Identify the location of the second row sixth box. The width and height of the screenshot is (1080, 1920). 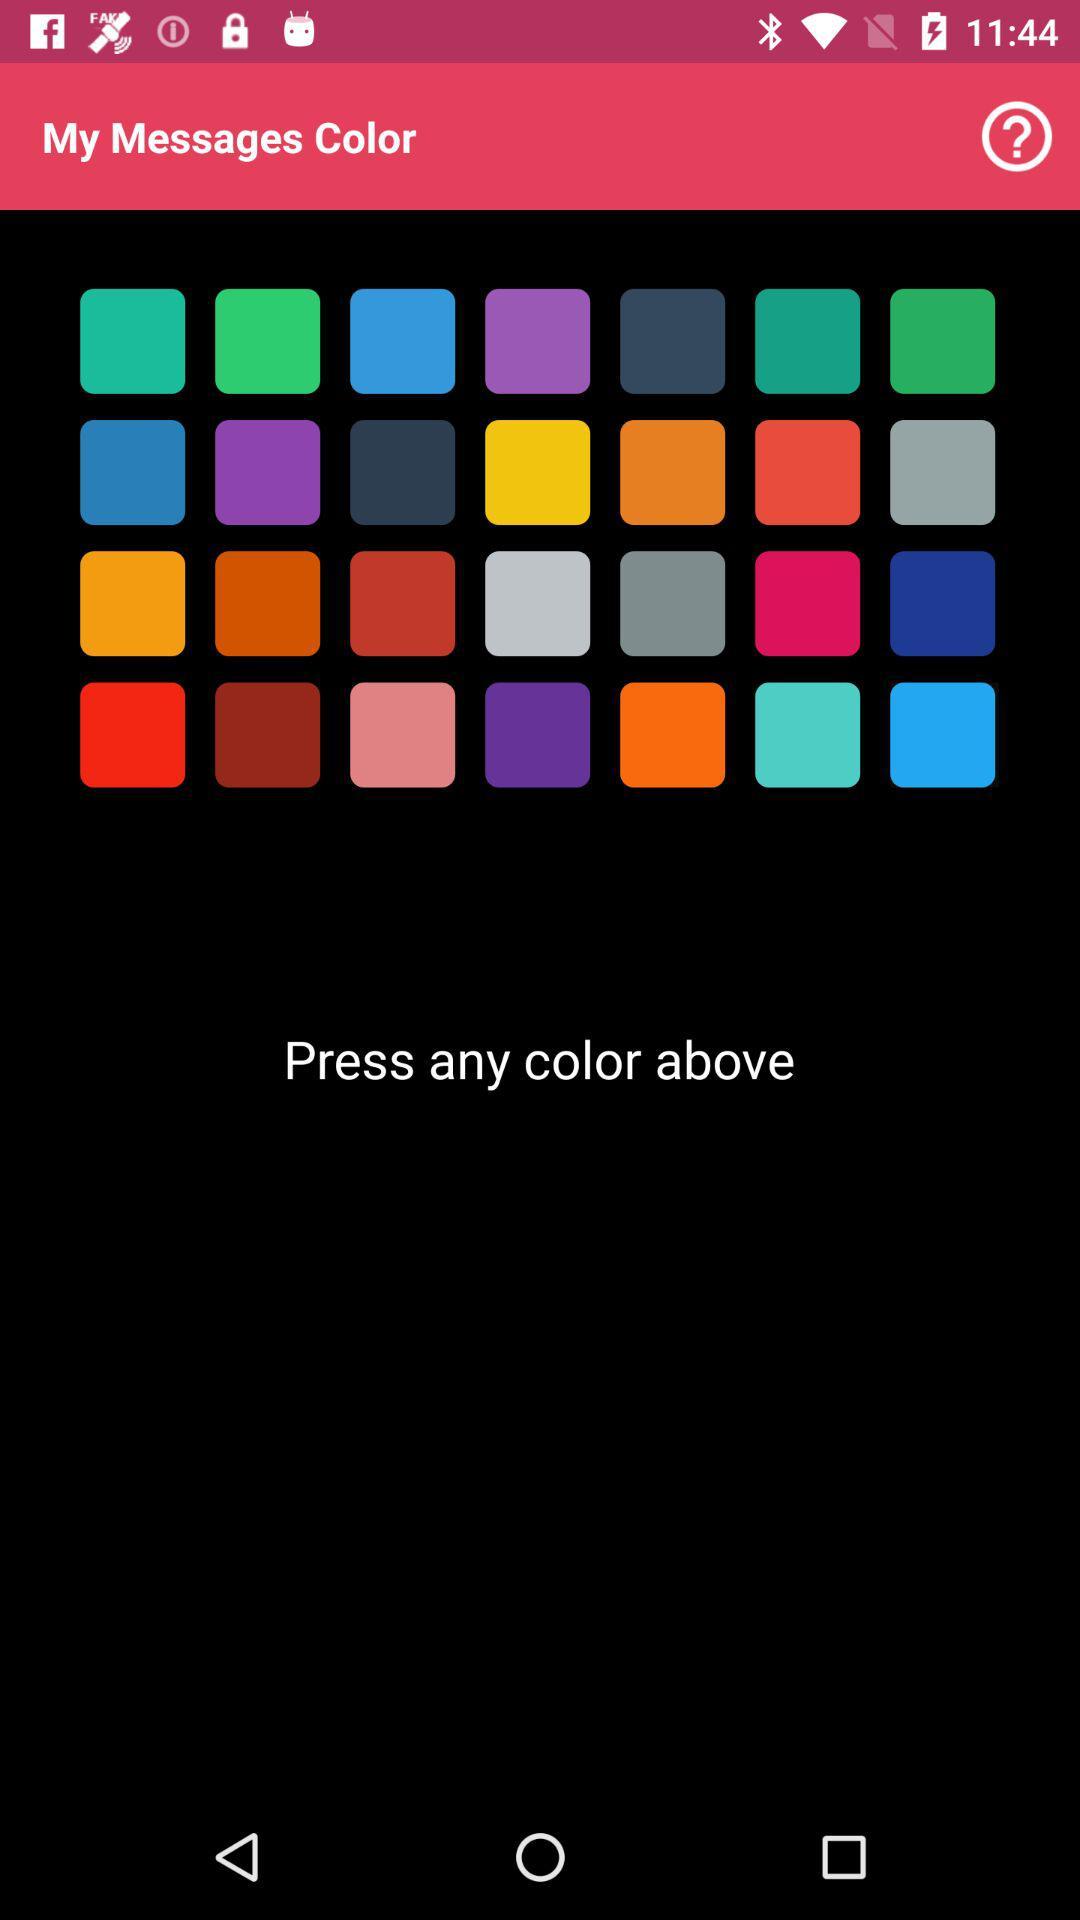
(806, 471).